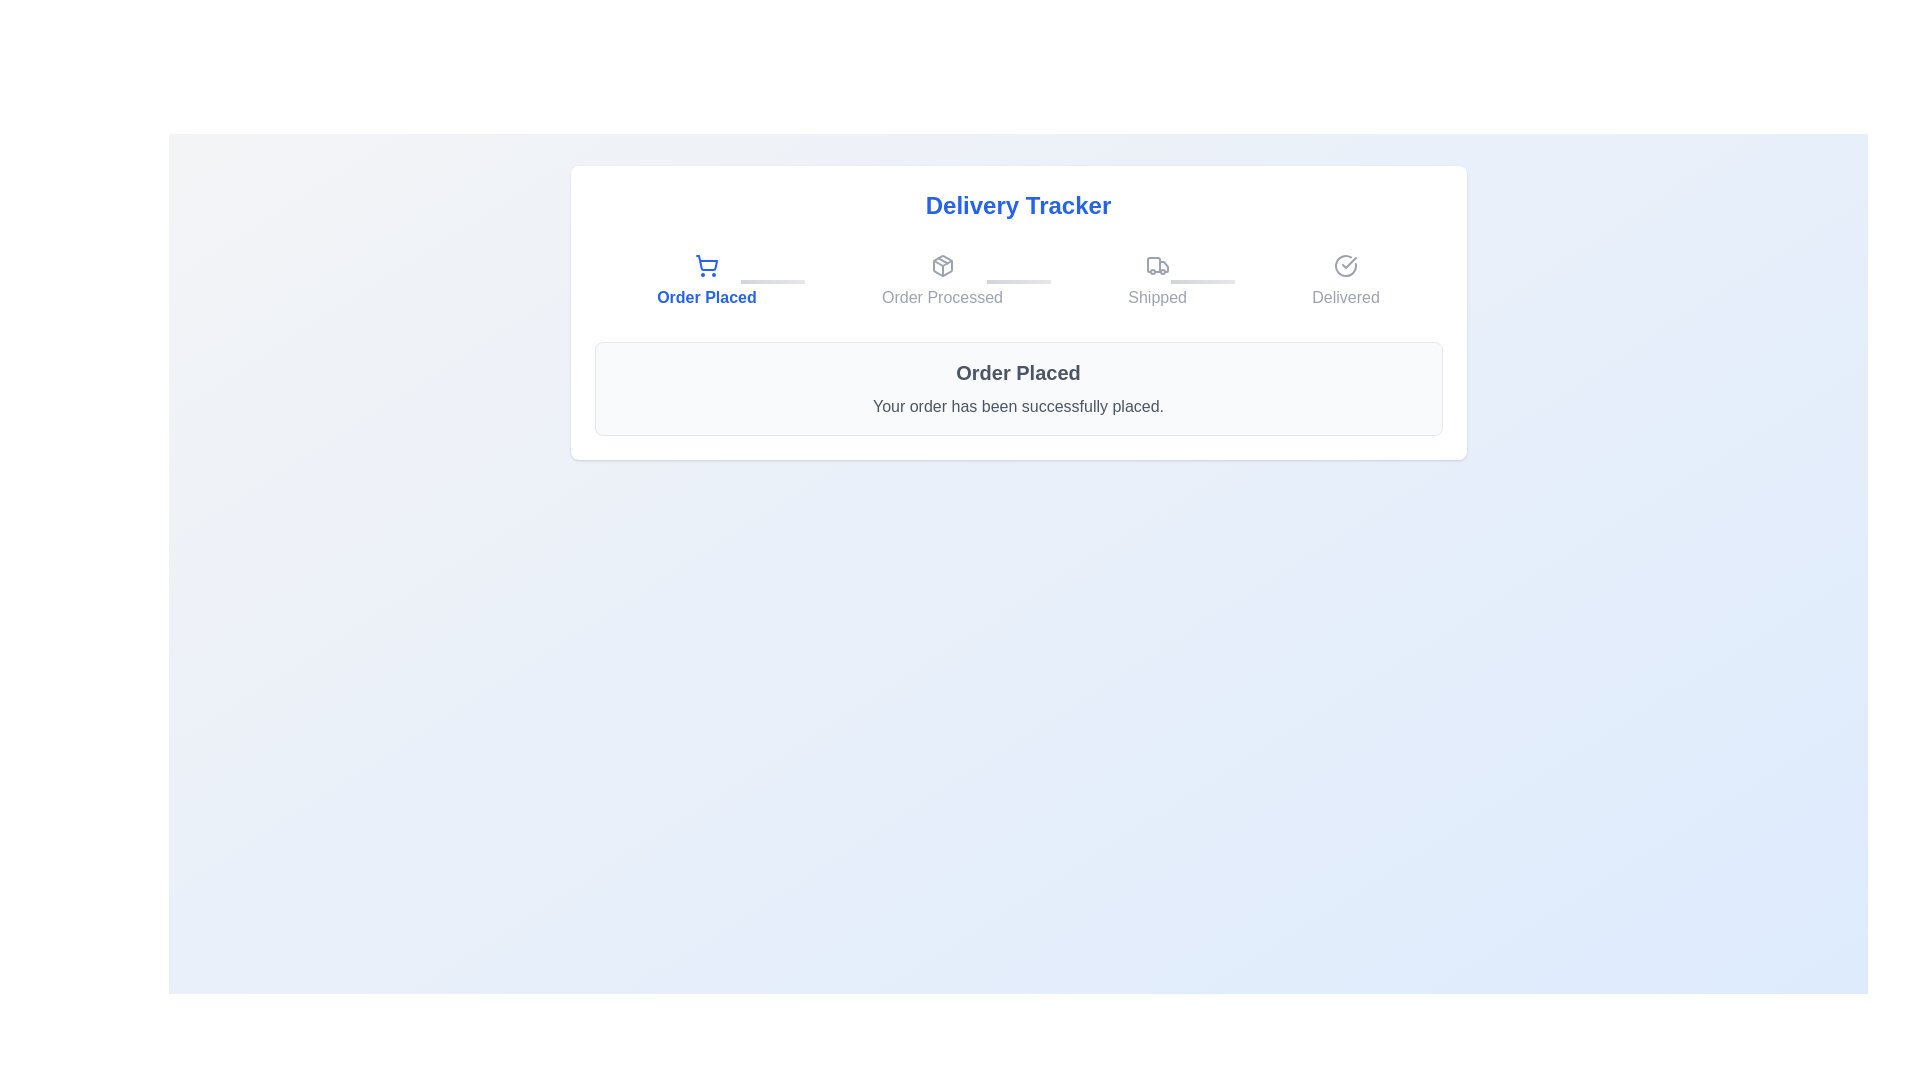 The width and height of the screenshot is (1920, 1080). Describe the element at coordinates (706, 281) in the screenshot. I see `the step label Order Placed` at that location.